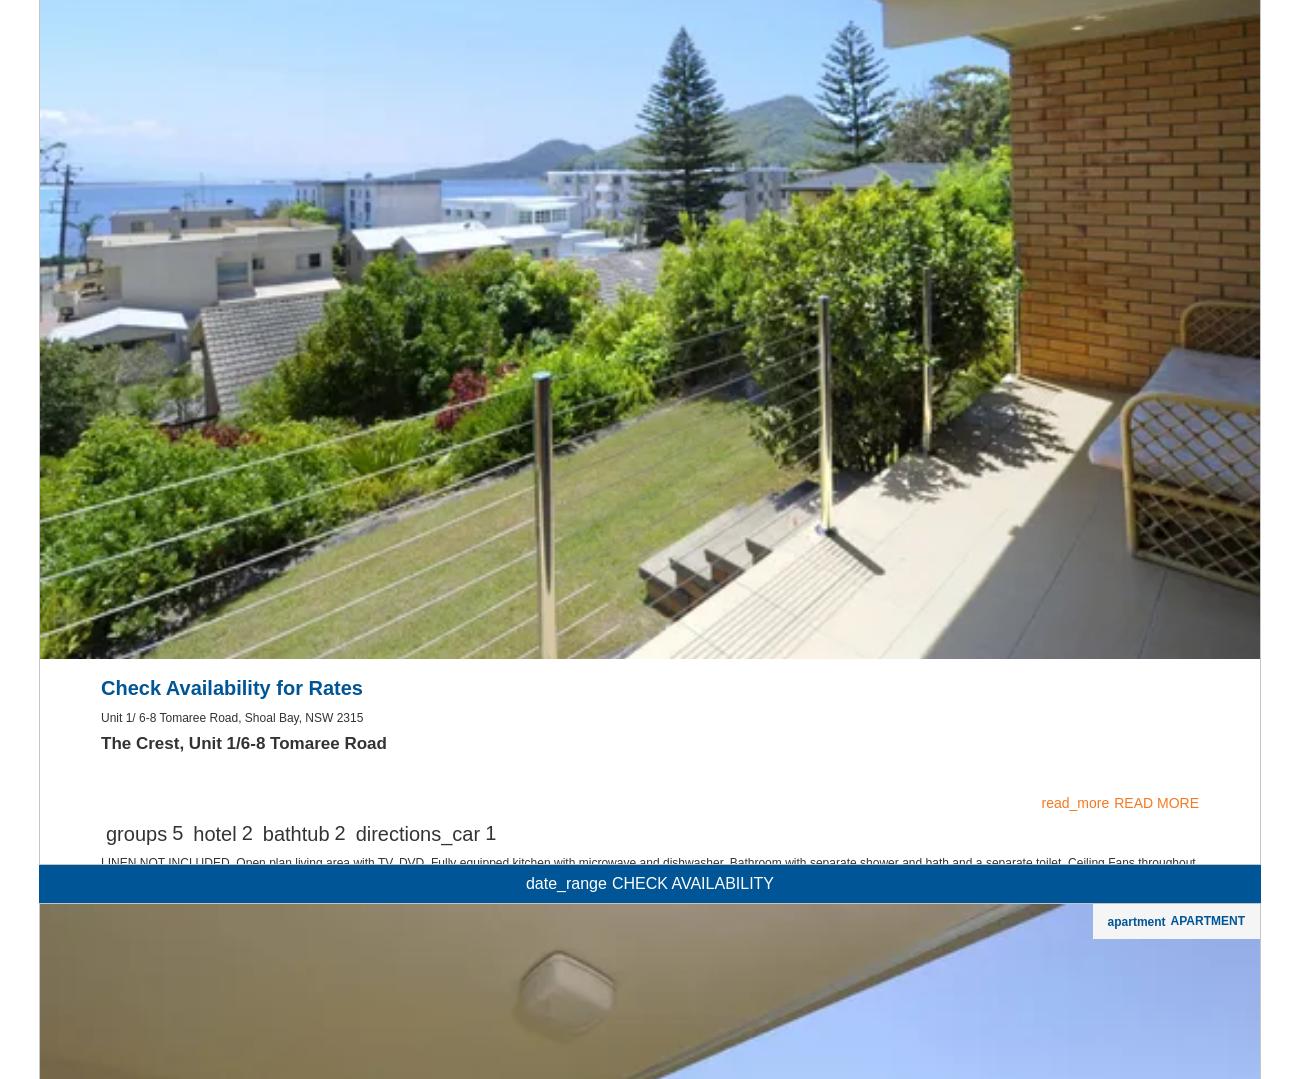  I want to click on 'apartment', so click(1134, 133).